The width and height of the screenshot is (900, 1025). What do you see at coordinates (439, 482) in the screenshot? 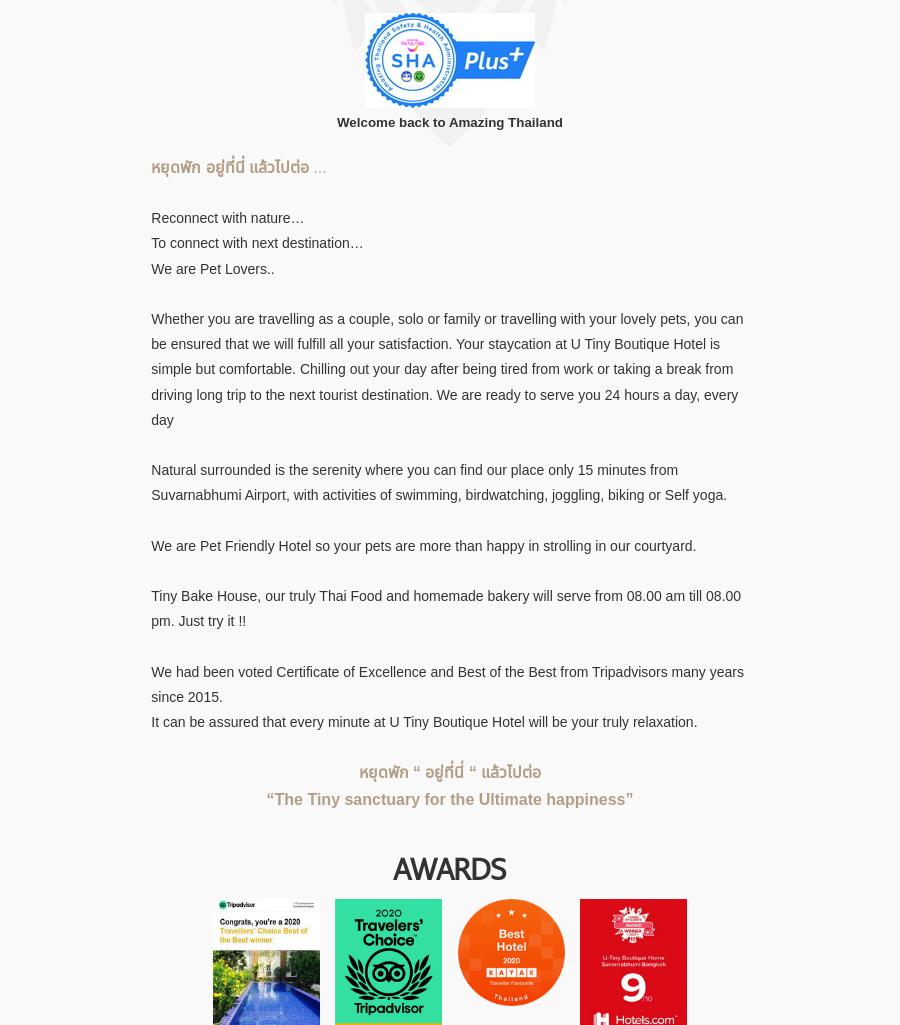
I see `'Natural surrounded is the serenity where you can find our place only 15 minutes from Suvarnabhumi Airport, with activities of swimming, birdwatching, joggling, biking or Self yoga.'` at bounding box center [439, 482].